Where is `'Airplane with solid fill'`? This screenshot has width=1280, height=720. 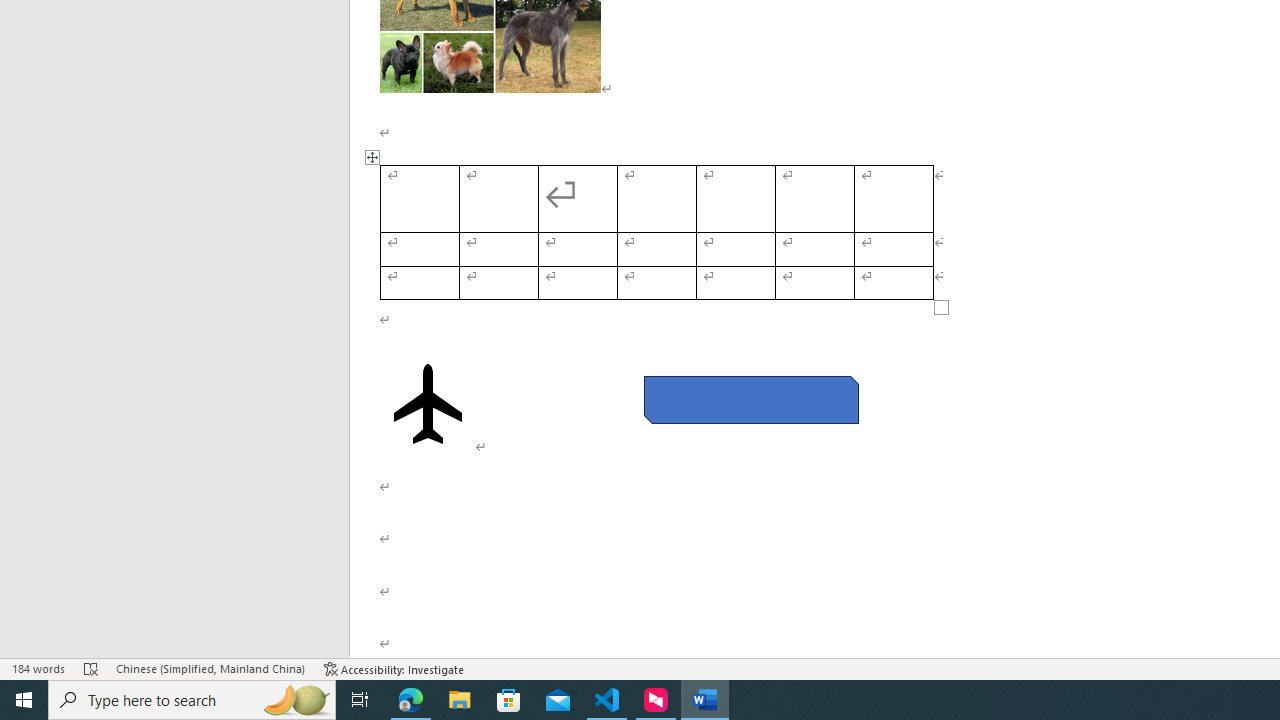
'Airplane with solid fill' is located at coordinates (427, 403).